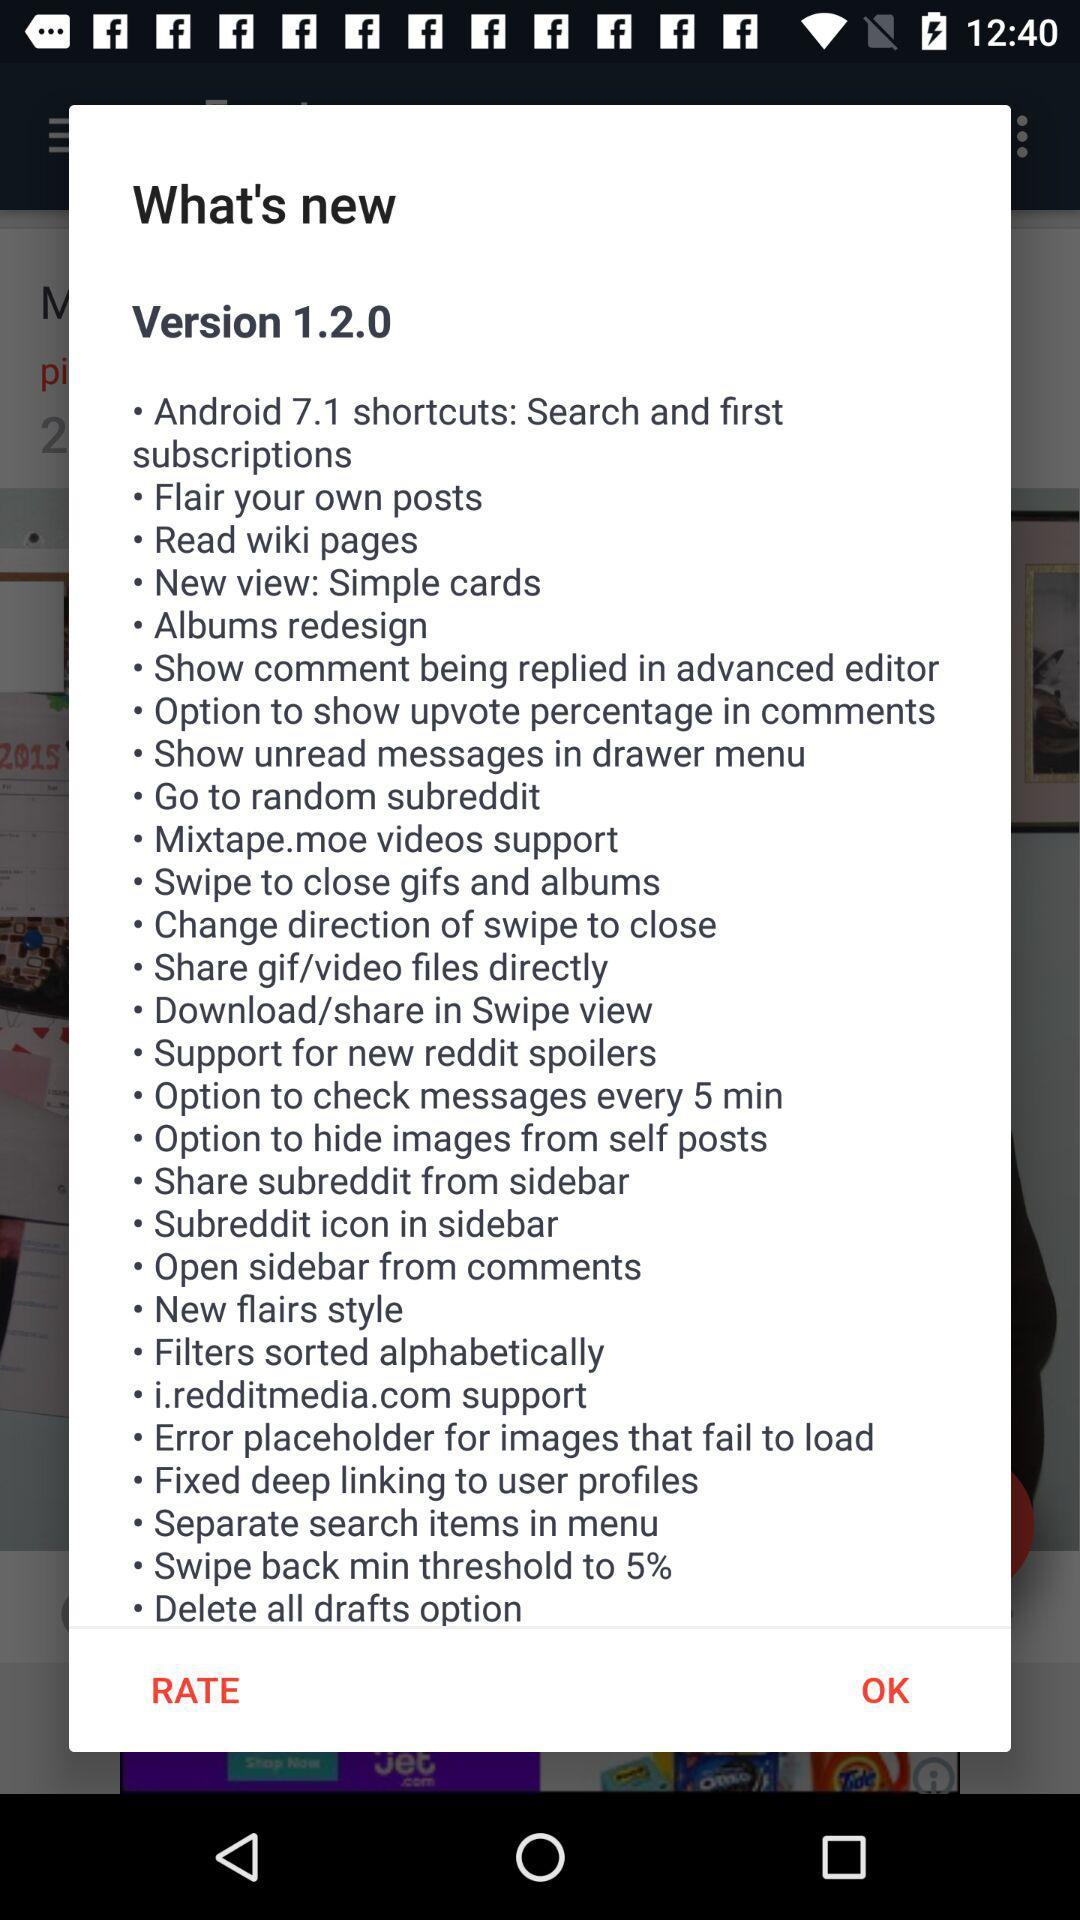 The height and width of the screenshot is (1920, 1080). I want to click on item next to ok, so click(195, 1688).